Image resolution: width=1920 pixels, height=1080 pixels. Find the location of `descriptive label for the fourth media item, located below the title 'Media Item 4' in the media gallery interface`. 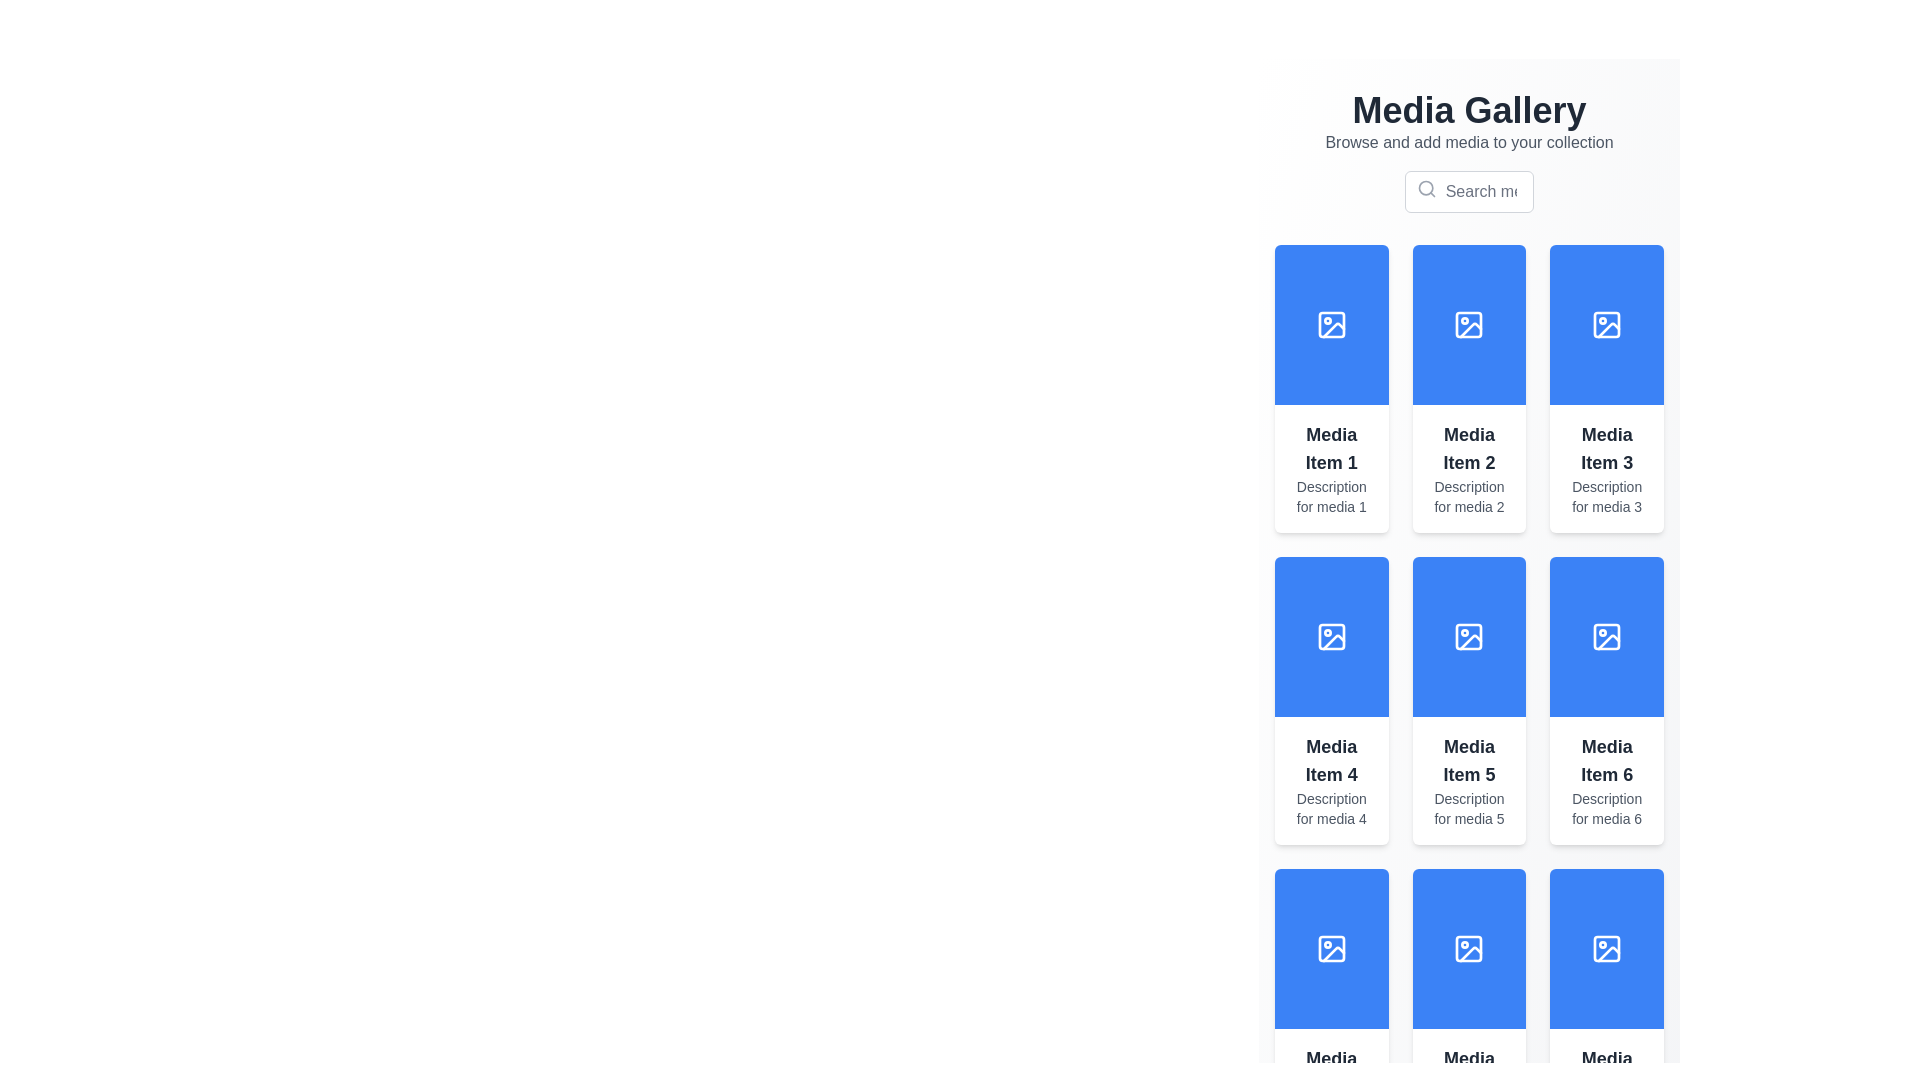

descriptive label for the fourth media item, located below the title 'Media Item 4' in the media gallery interface is located at coordinates (1331, 808).